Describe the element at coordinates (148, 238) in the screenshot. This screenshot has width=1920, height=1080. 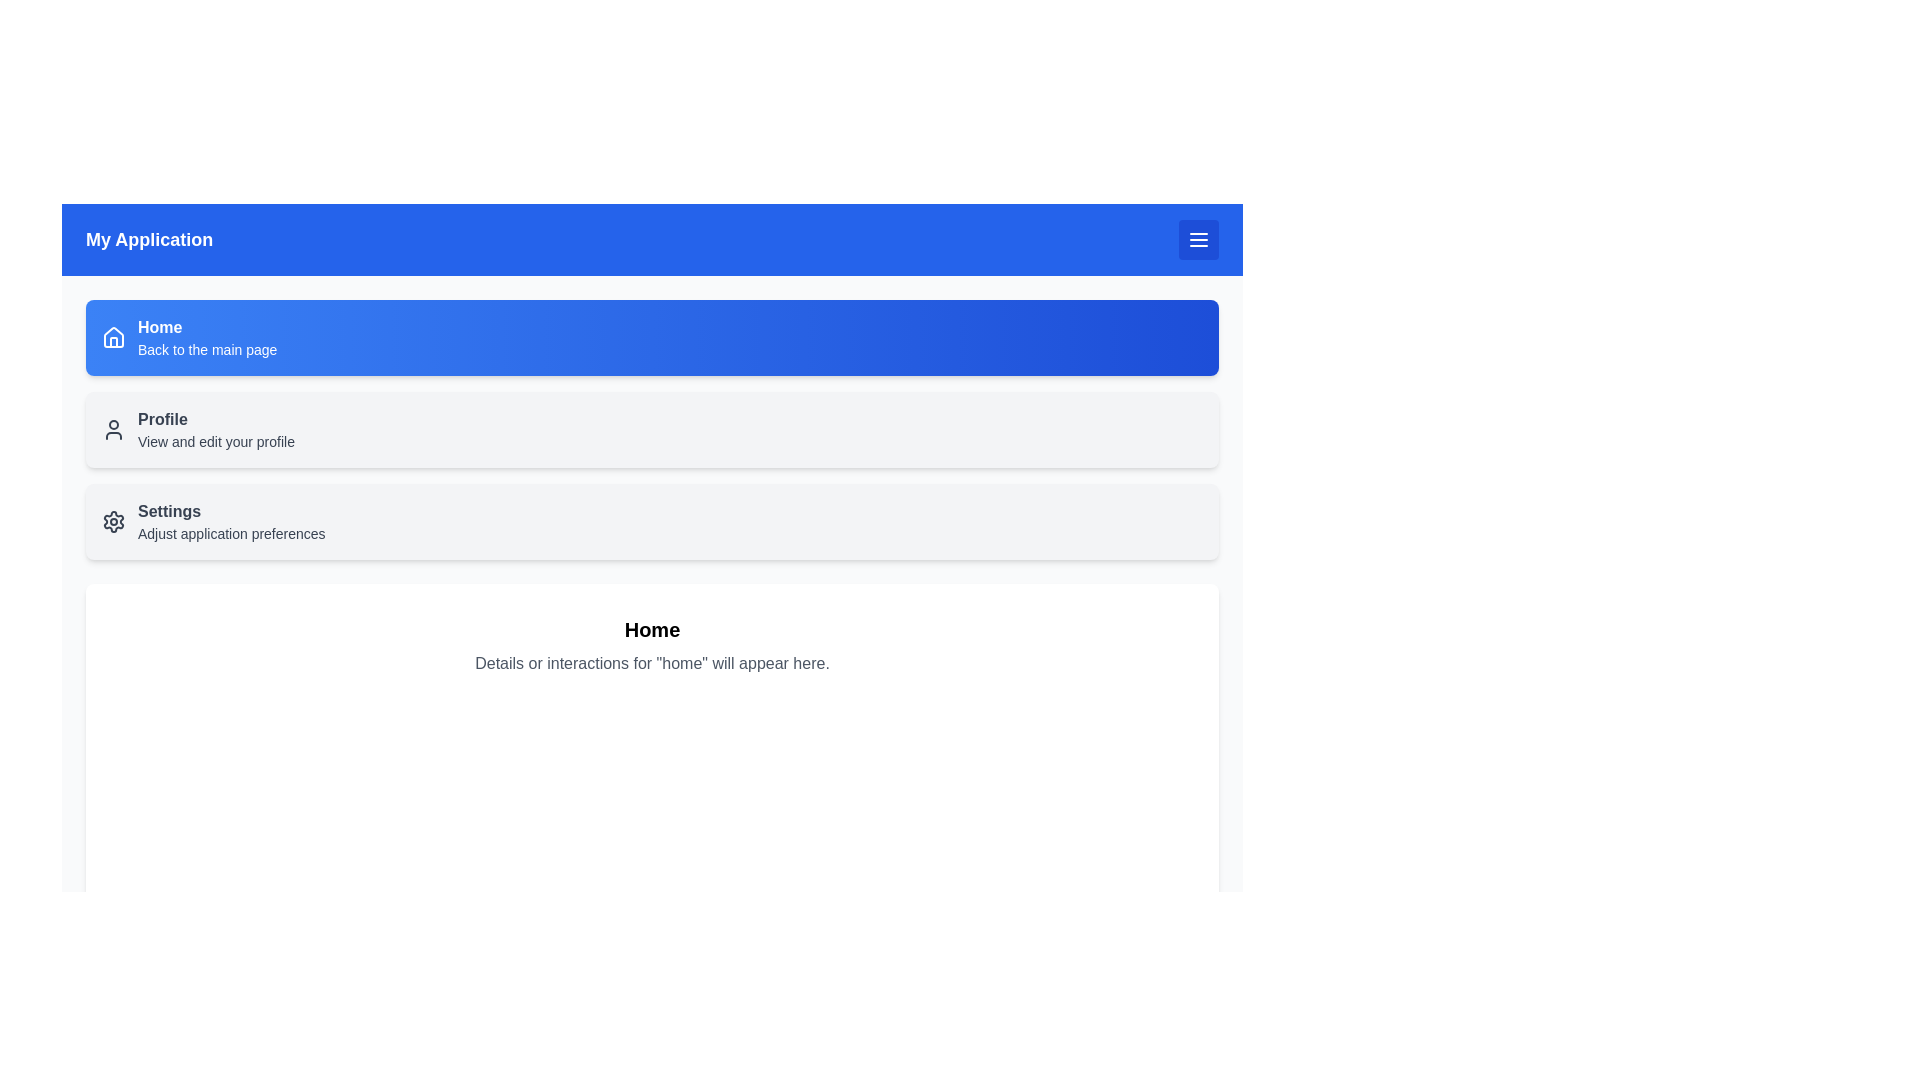
I see `the static text label displaying 'My Application' in bold white font on a blue background, which is positioned at the leftmost side of the header bar` at that location.